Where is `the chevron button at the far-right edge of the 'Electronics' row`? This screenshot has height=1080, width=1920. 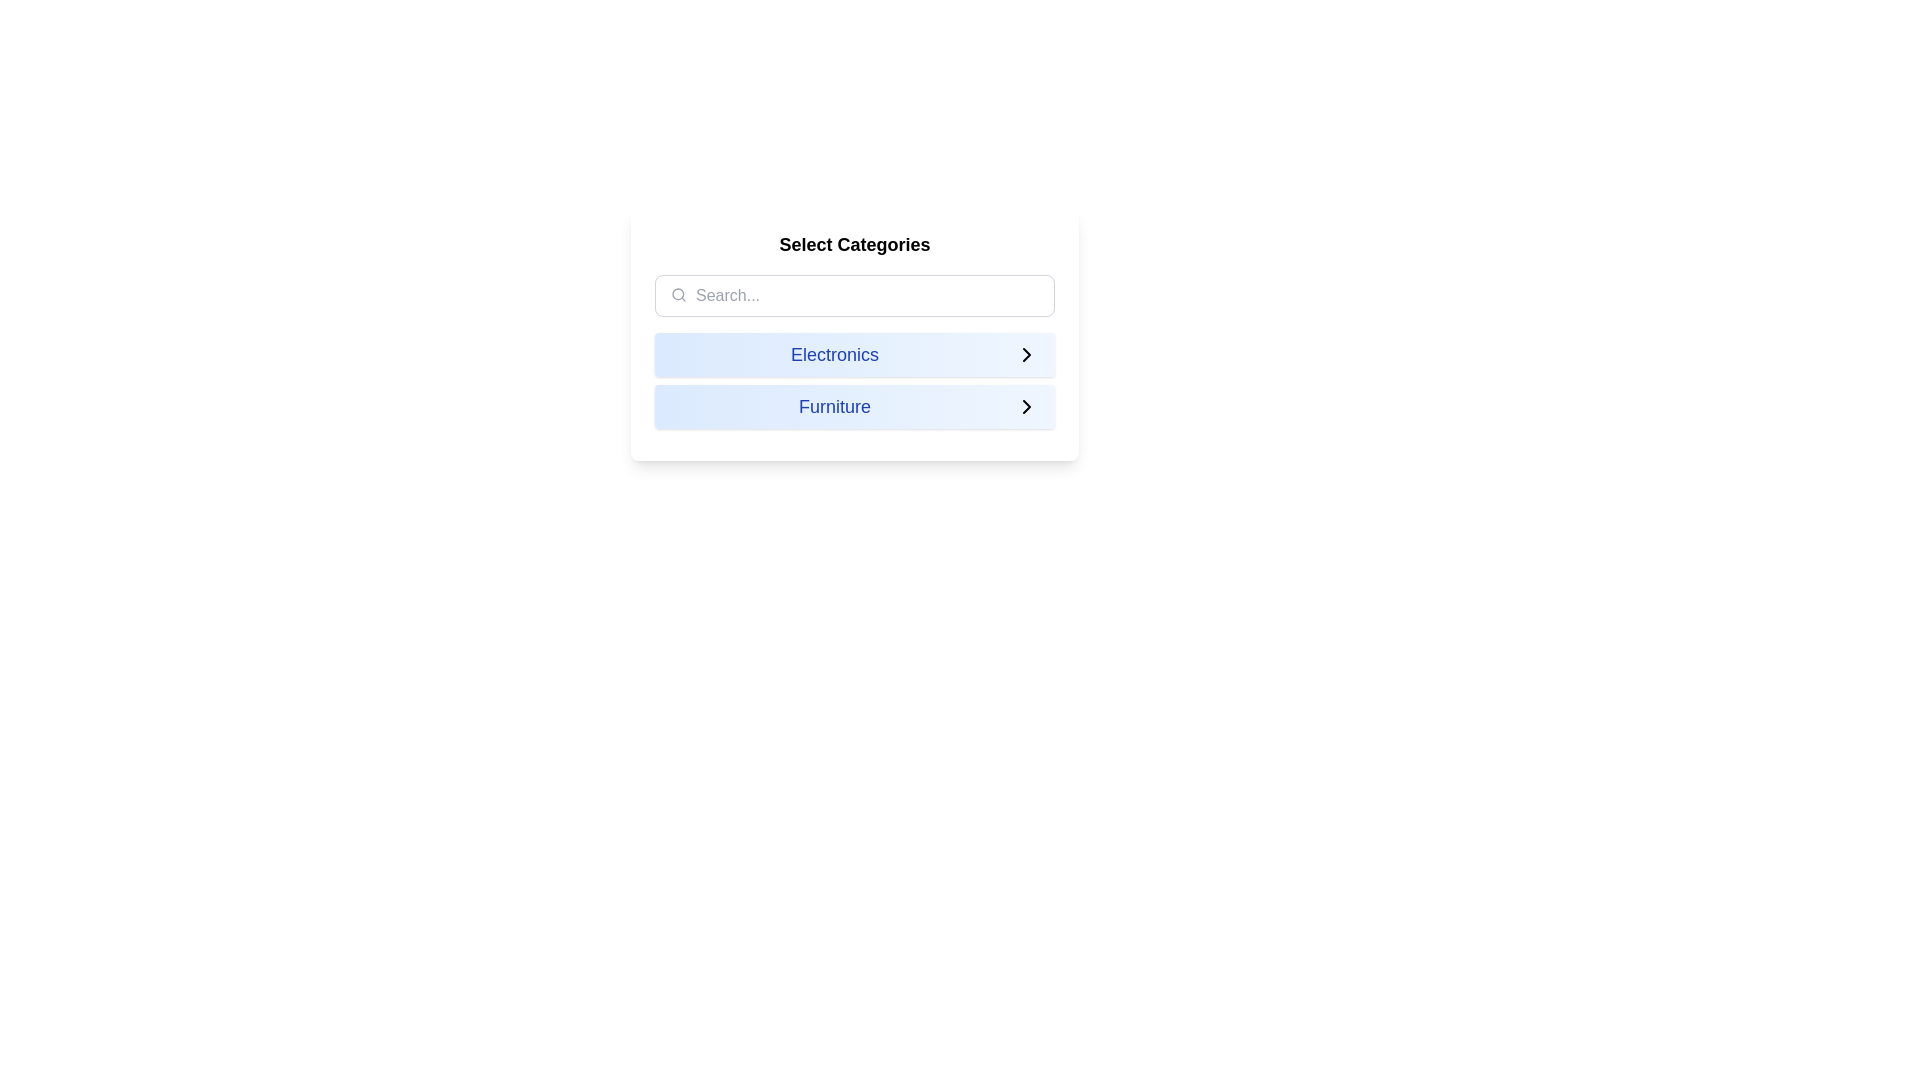 the chevron button at the far-right edge of the 'Electronics' row is located at coordinates (1027, 353).